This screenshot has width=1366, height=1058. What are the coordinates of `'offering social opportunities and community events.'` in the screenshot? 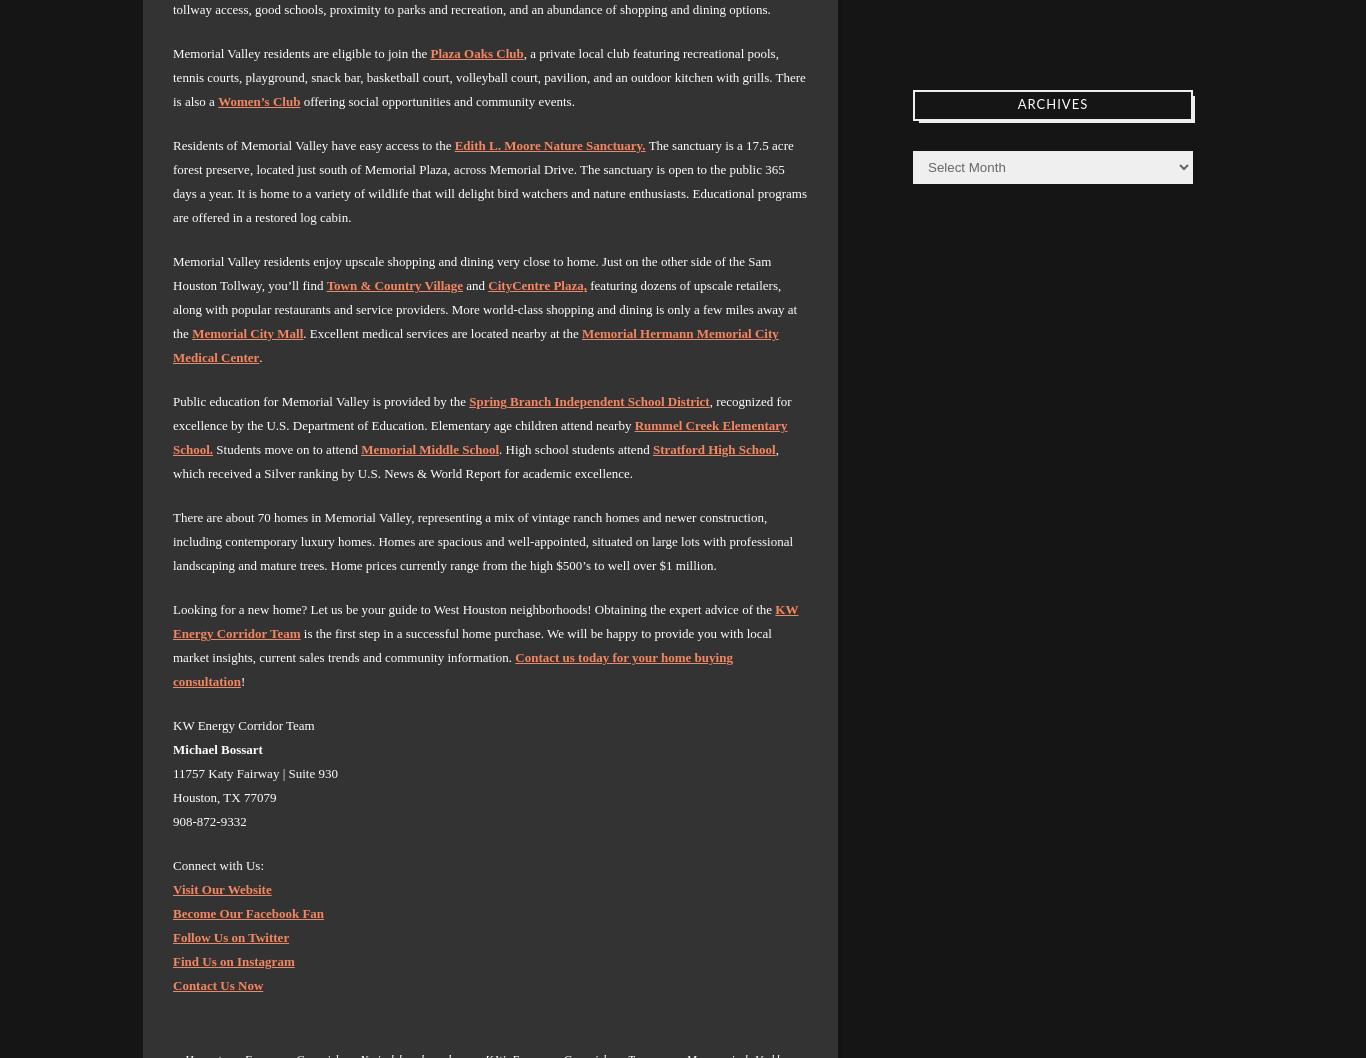 It's located at (435, 100).